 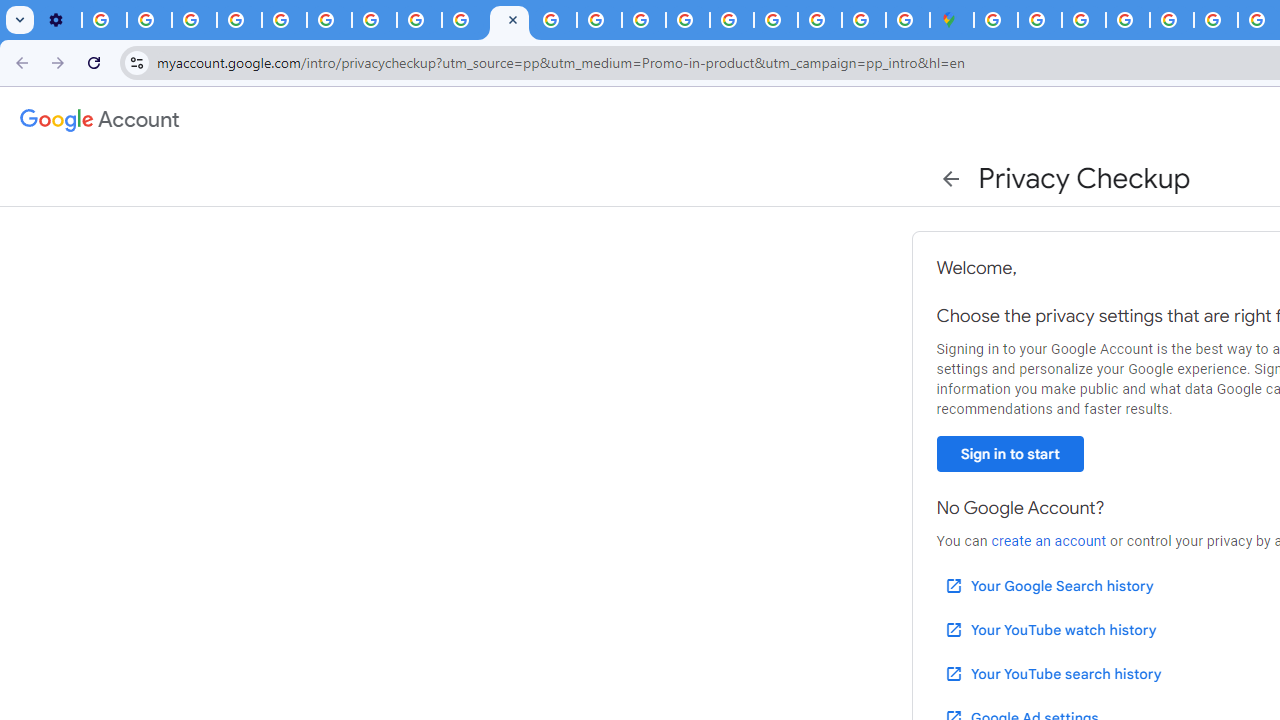 I want to click on 'create an account', so click(x=1047, y=541).